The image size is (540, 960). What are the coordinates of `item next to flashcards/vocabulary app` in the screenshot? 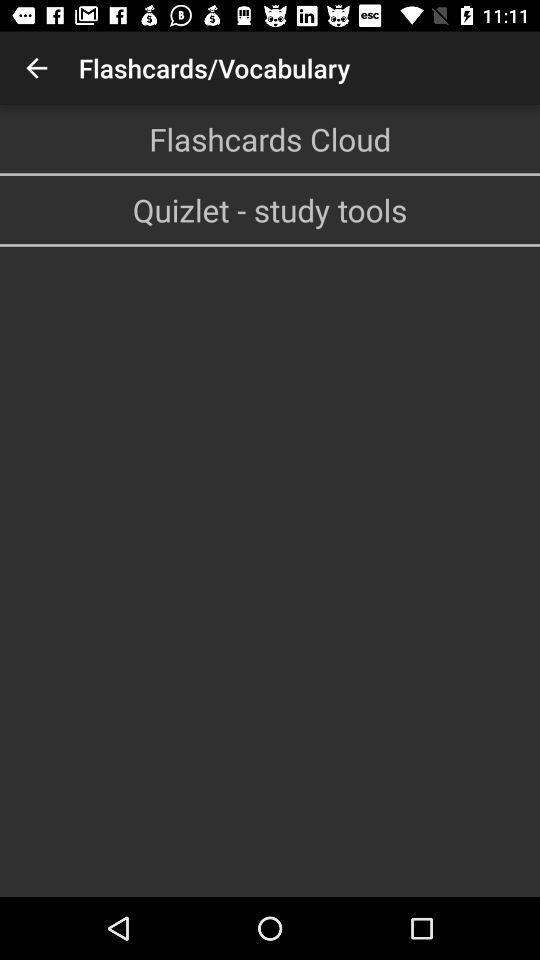 It's located at (36, 68).